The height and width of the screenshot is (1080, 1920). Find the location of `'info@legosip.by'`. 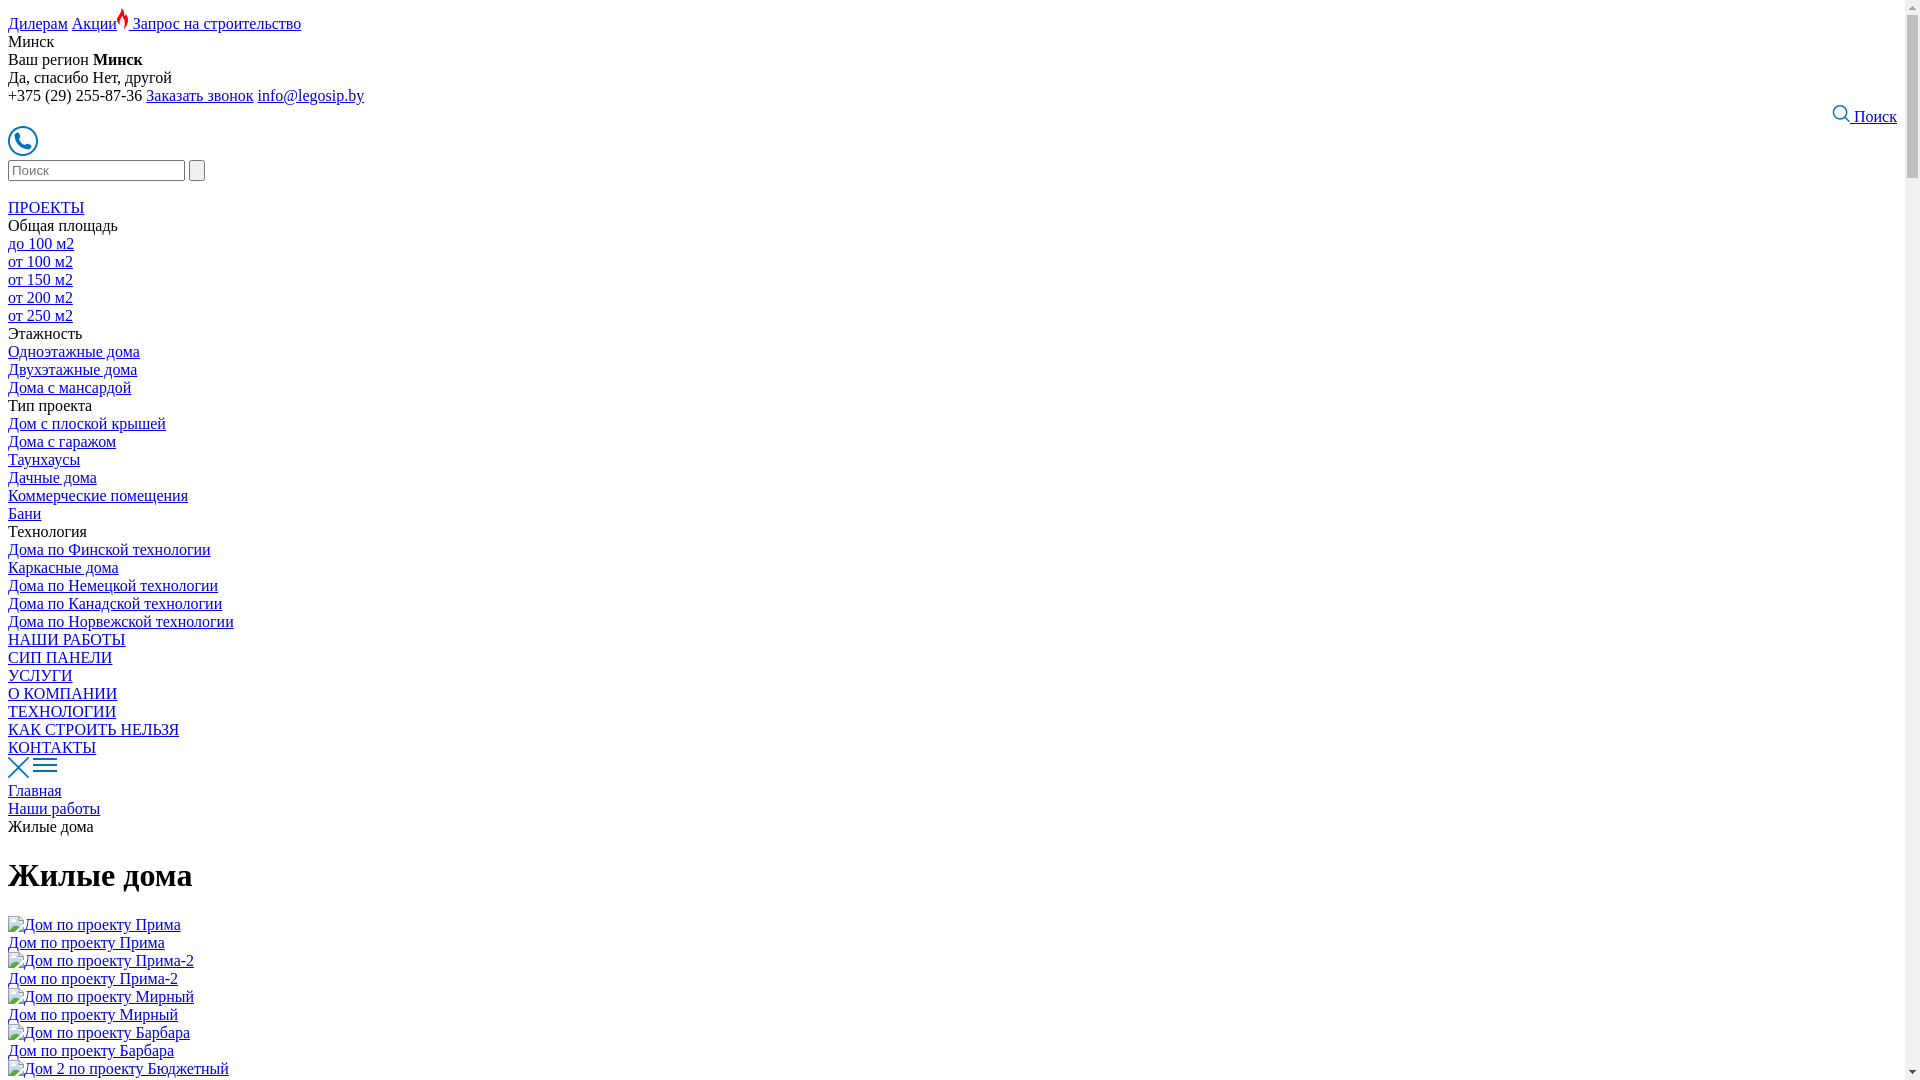

'info@legosip.by' is located at coordinates (310, 95).